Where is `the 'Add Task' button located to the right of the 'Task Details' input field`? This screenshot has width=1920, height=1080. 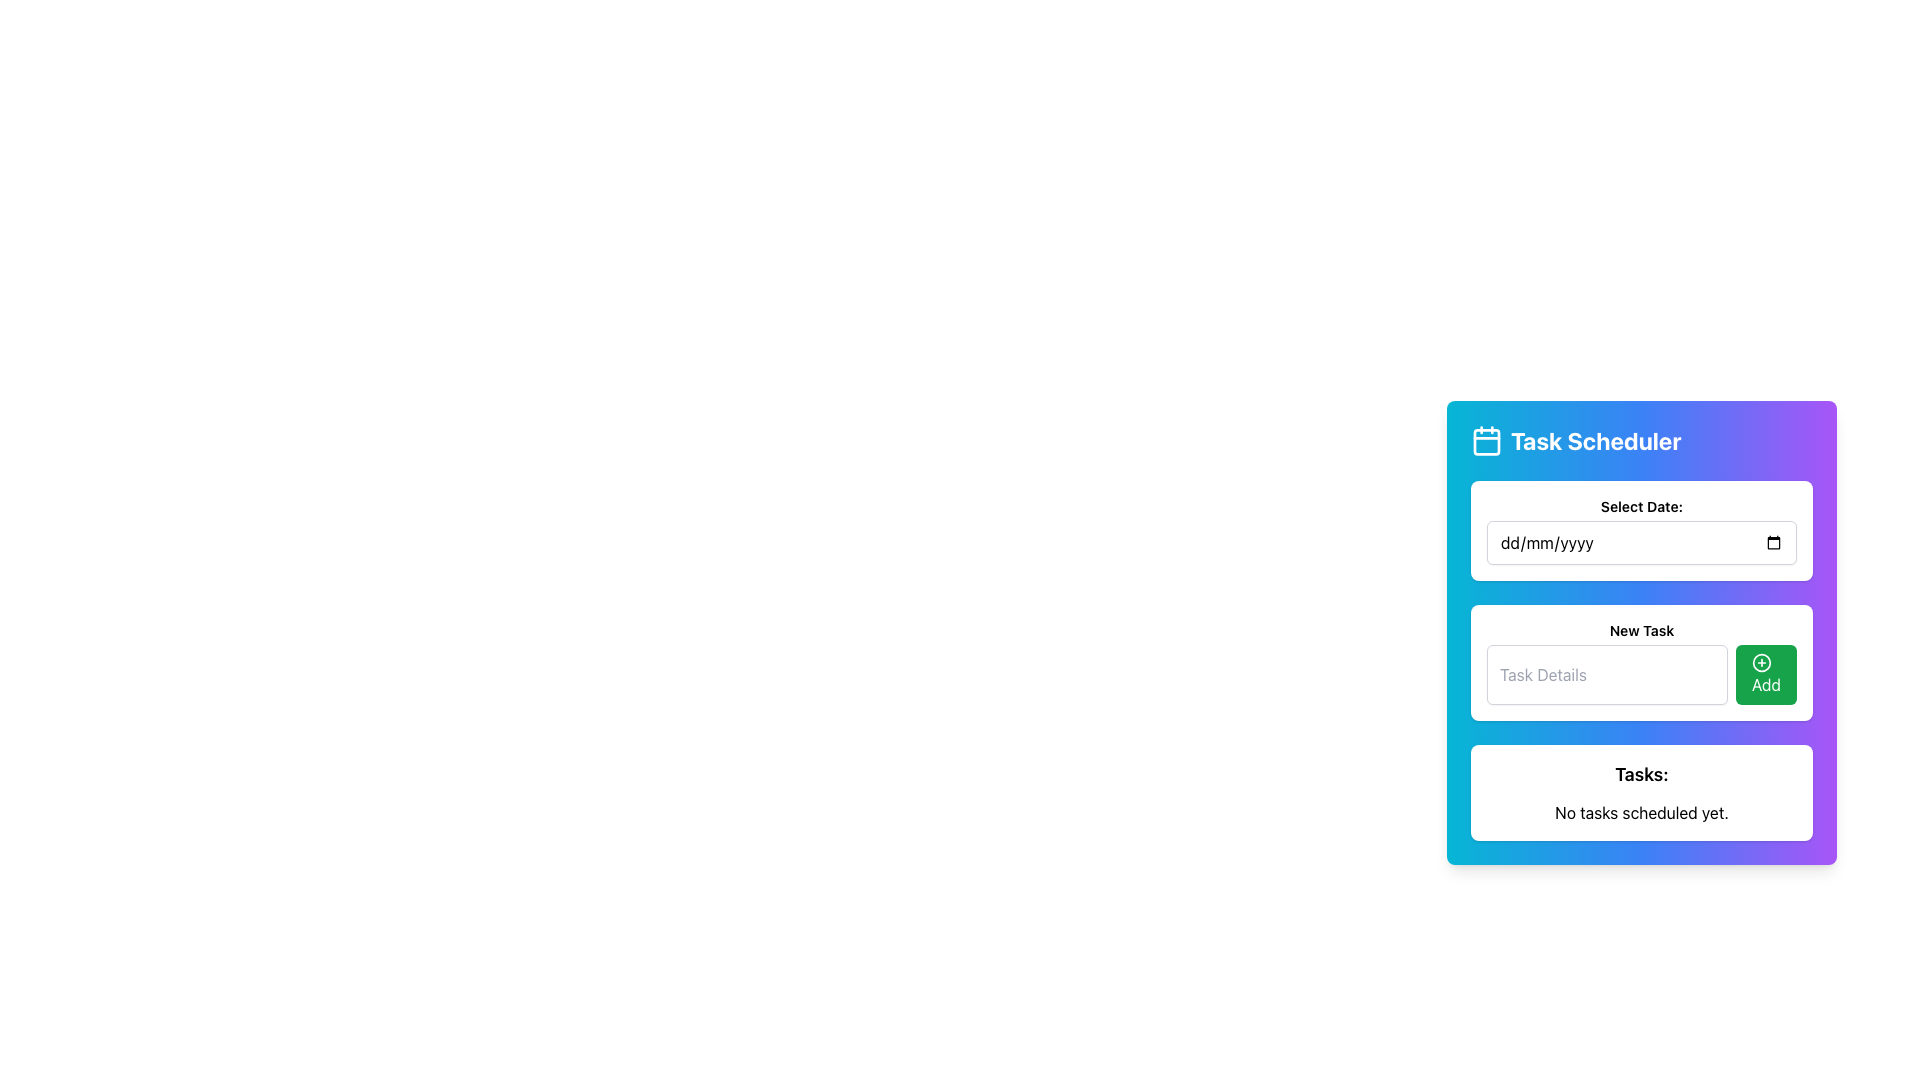
the 'Add Task' button located to the right of the 'Task Details' input field is located at coordinates (1766, 675).